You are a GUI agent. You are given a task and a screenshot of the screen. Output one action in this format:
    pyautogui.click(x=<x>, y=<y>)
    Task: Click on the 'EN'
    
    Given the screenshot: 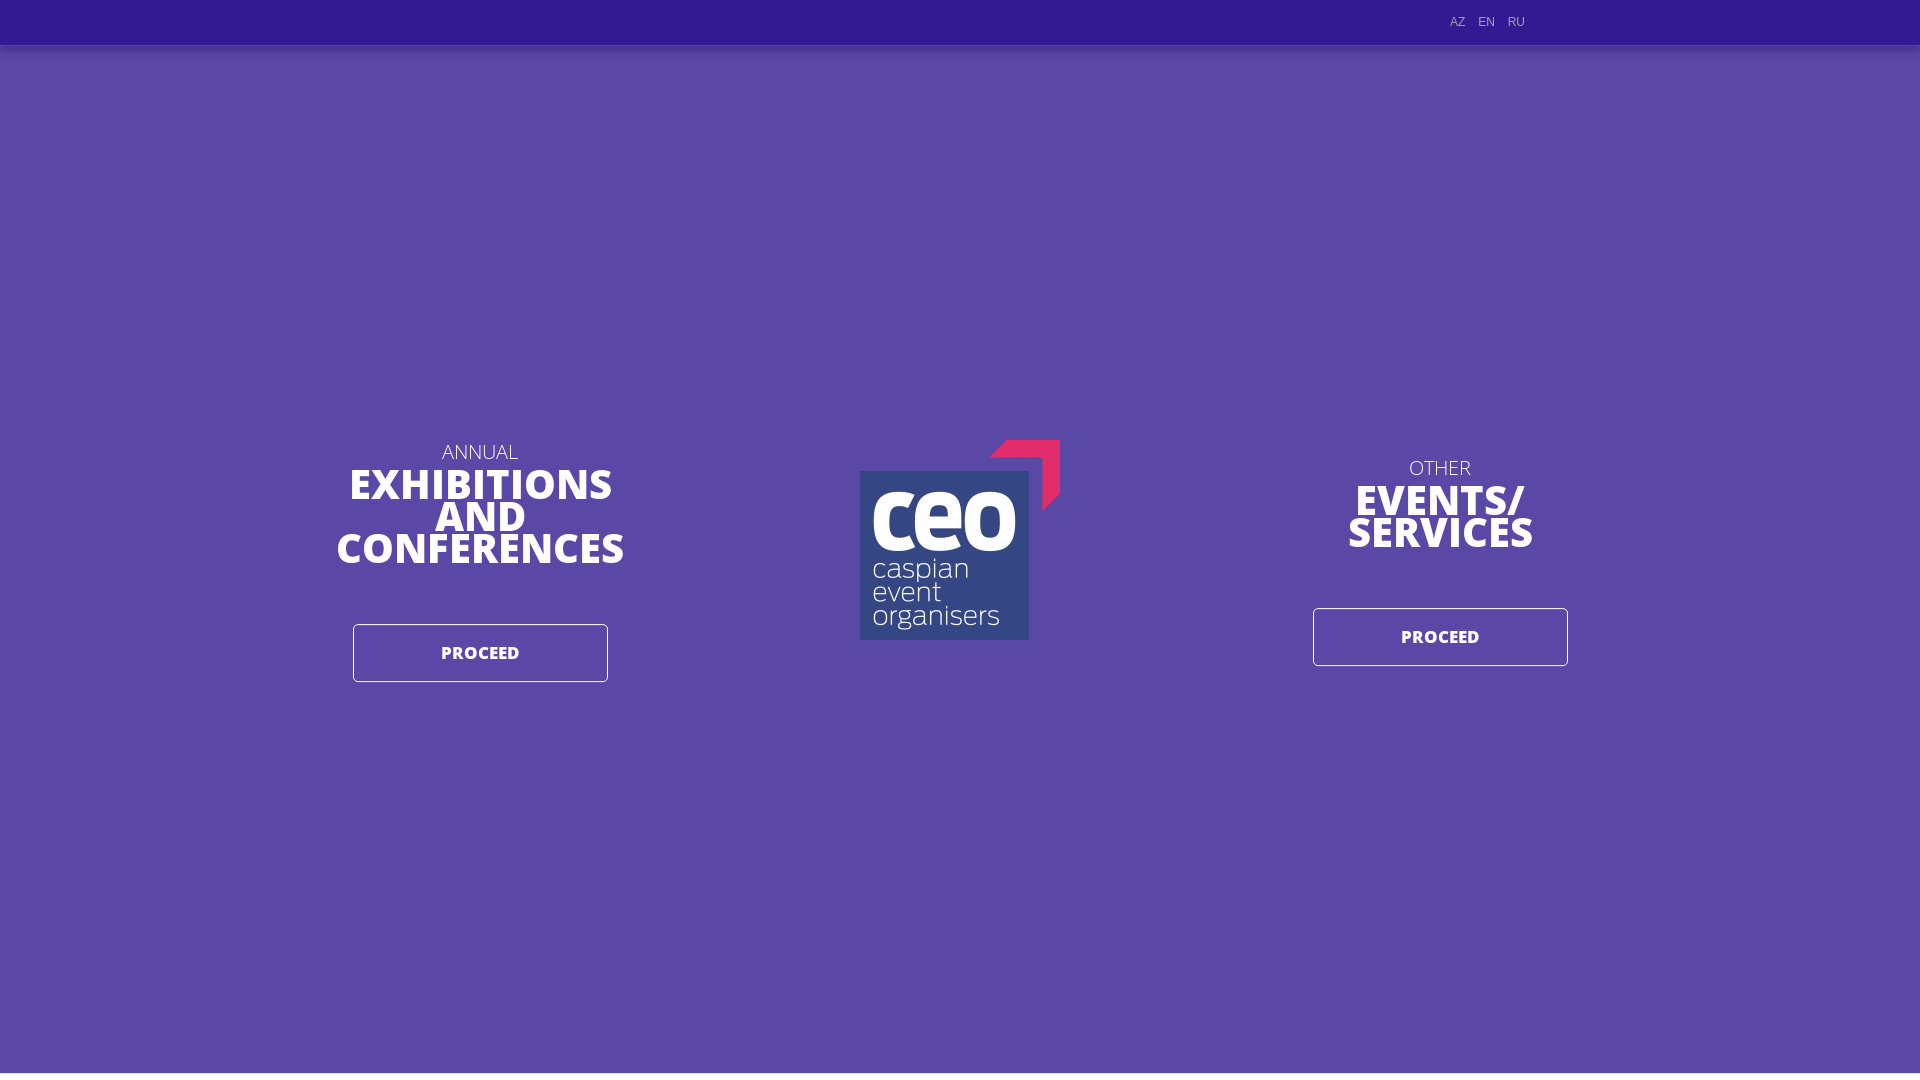 What is the action you would take?
    pyautogui.click(x=1486, y=22)
    